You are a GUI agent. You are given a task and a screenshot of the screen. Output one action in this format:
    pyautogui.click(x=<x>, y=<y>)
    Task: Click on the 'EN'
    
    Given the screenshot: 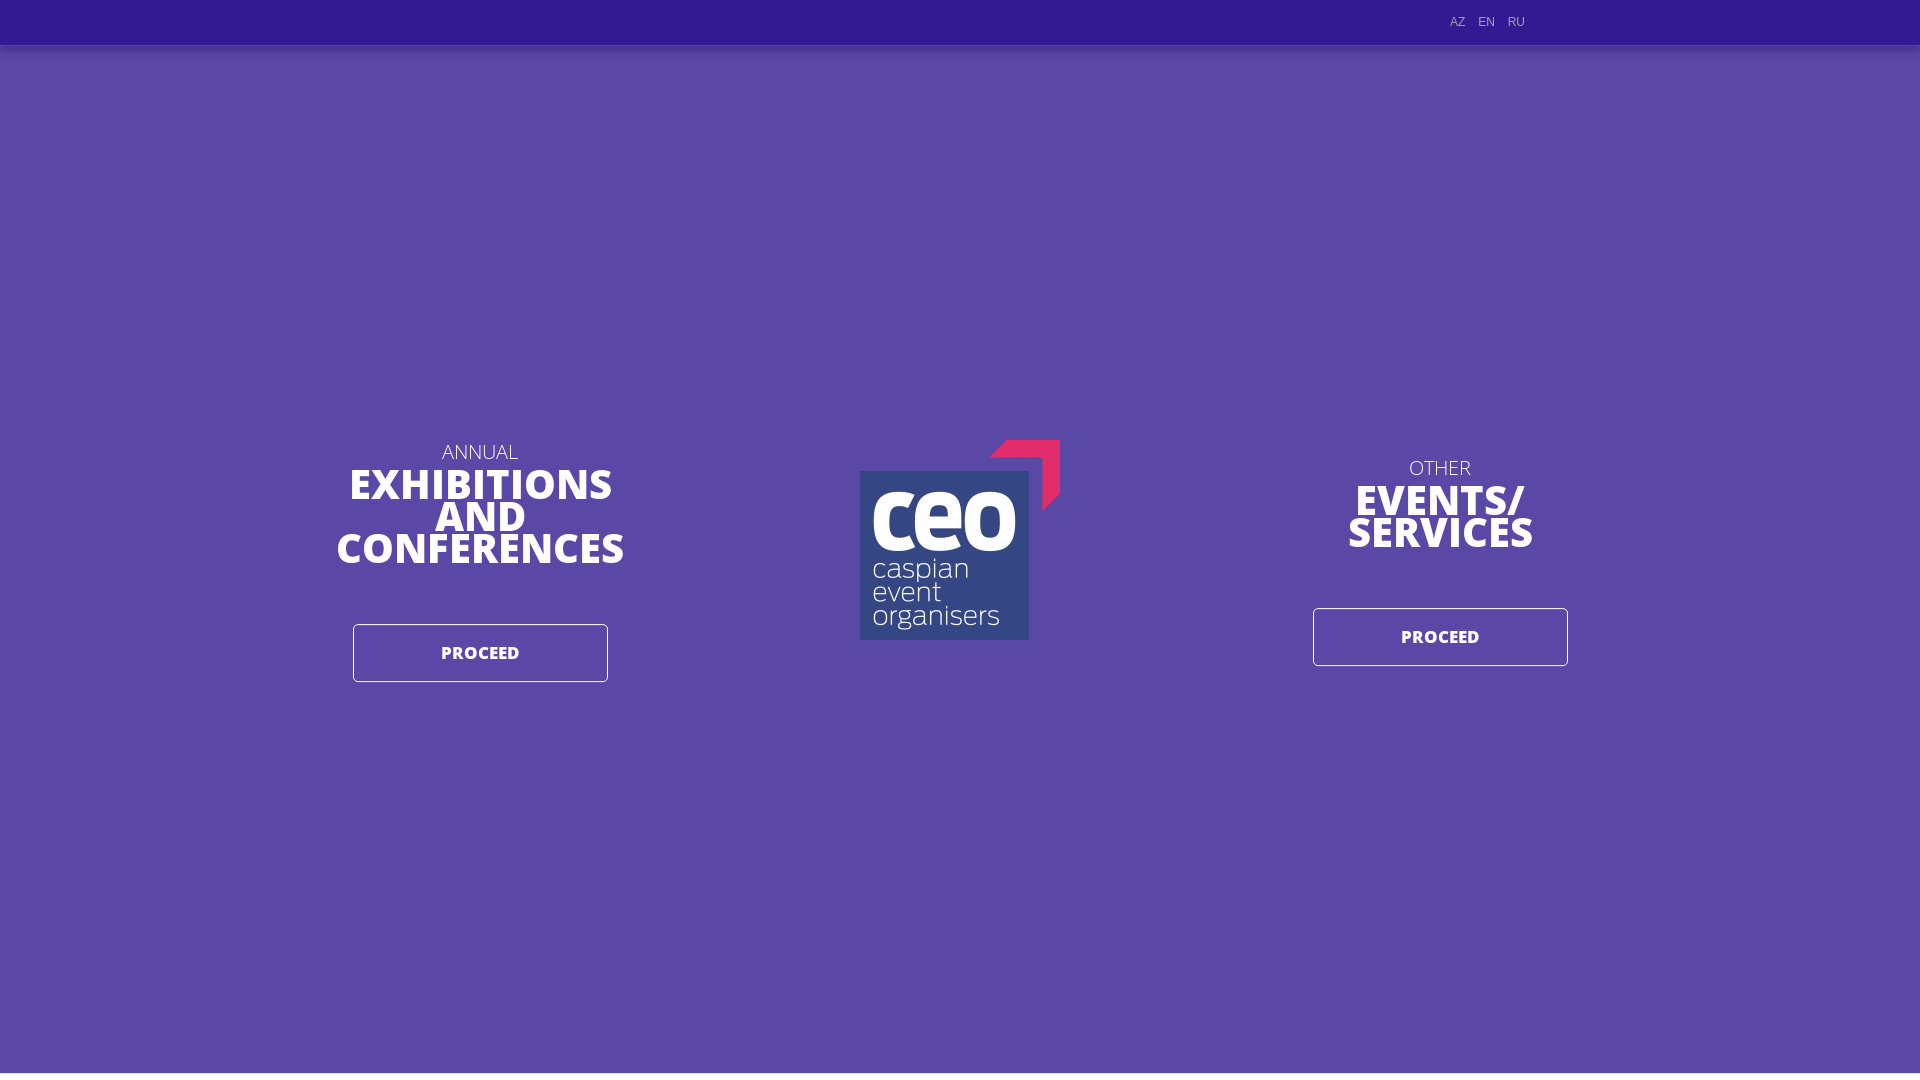 What is the action you would take?
    pyautogui.click(x=1486, y=22)
    